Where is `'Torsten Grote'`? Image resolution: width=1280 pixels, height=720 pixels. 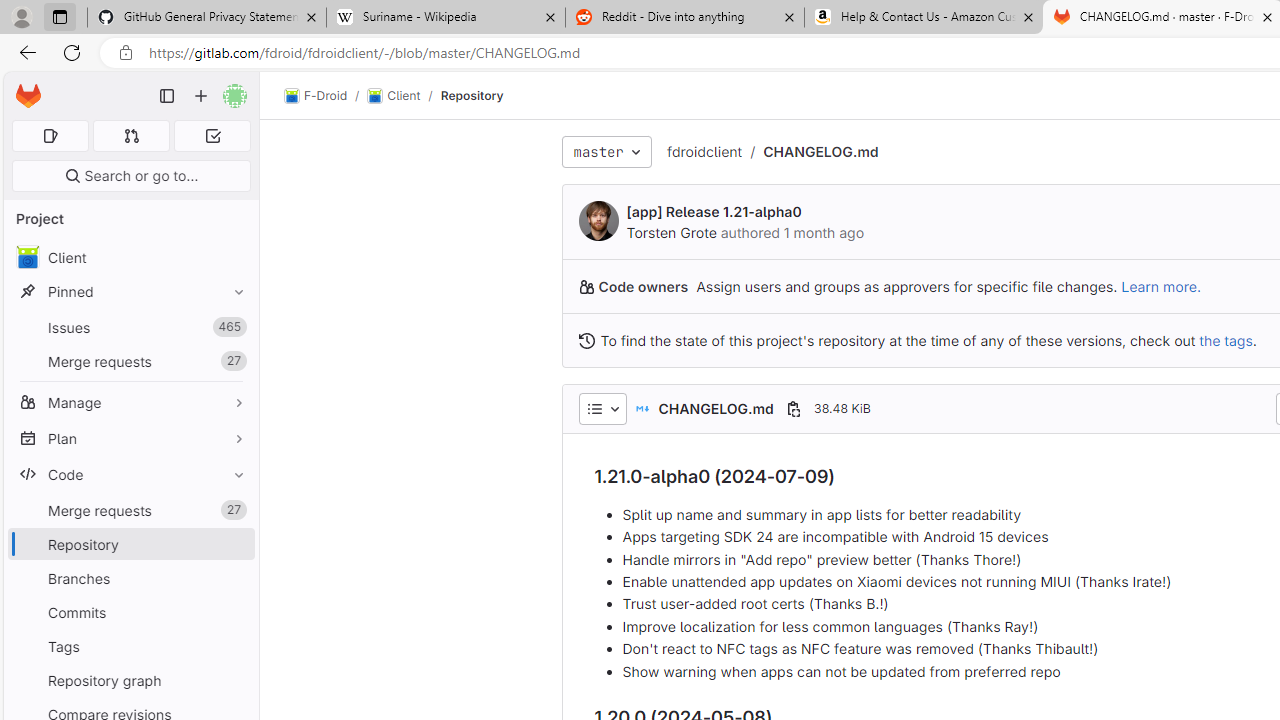 'Torsten Grote' is located at coordinates (671, 231).